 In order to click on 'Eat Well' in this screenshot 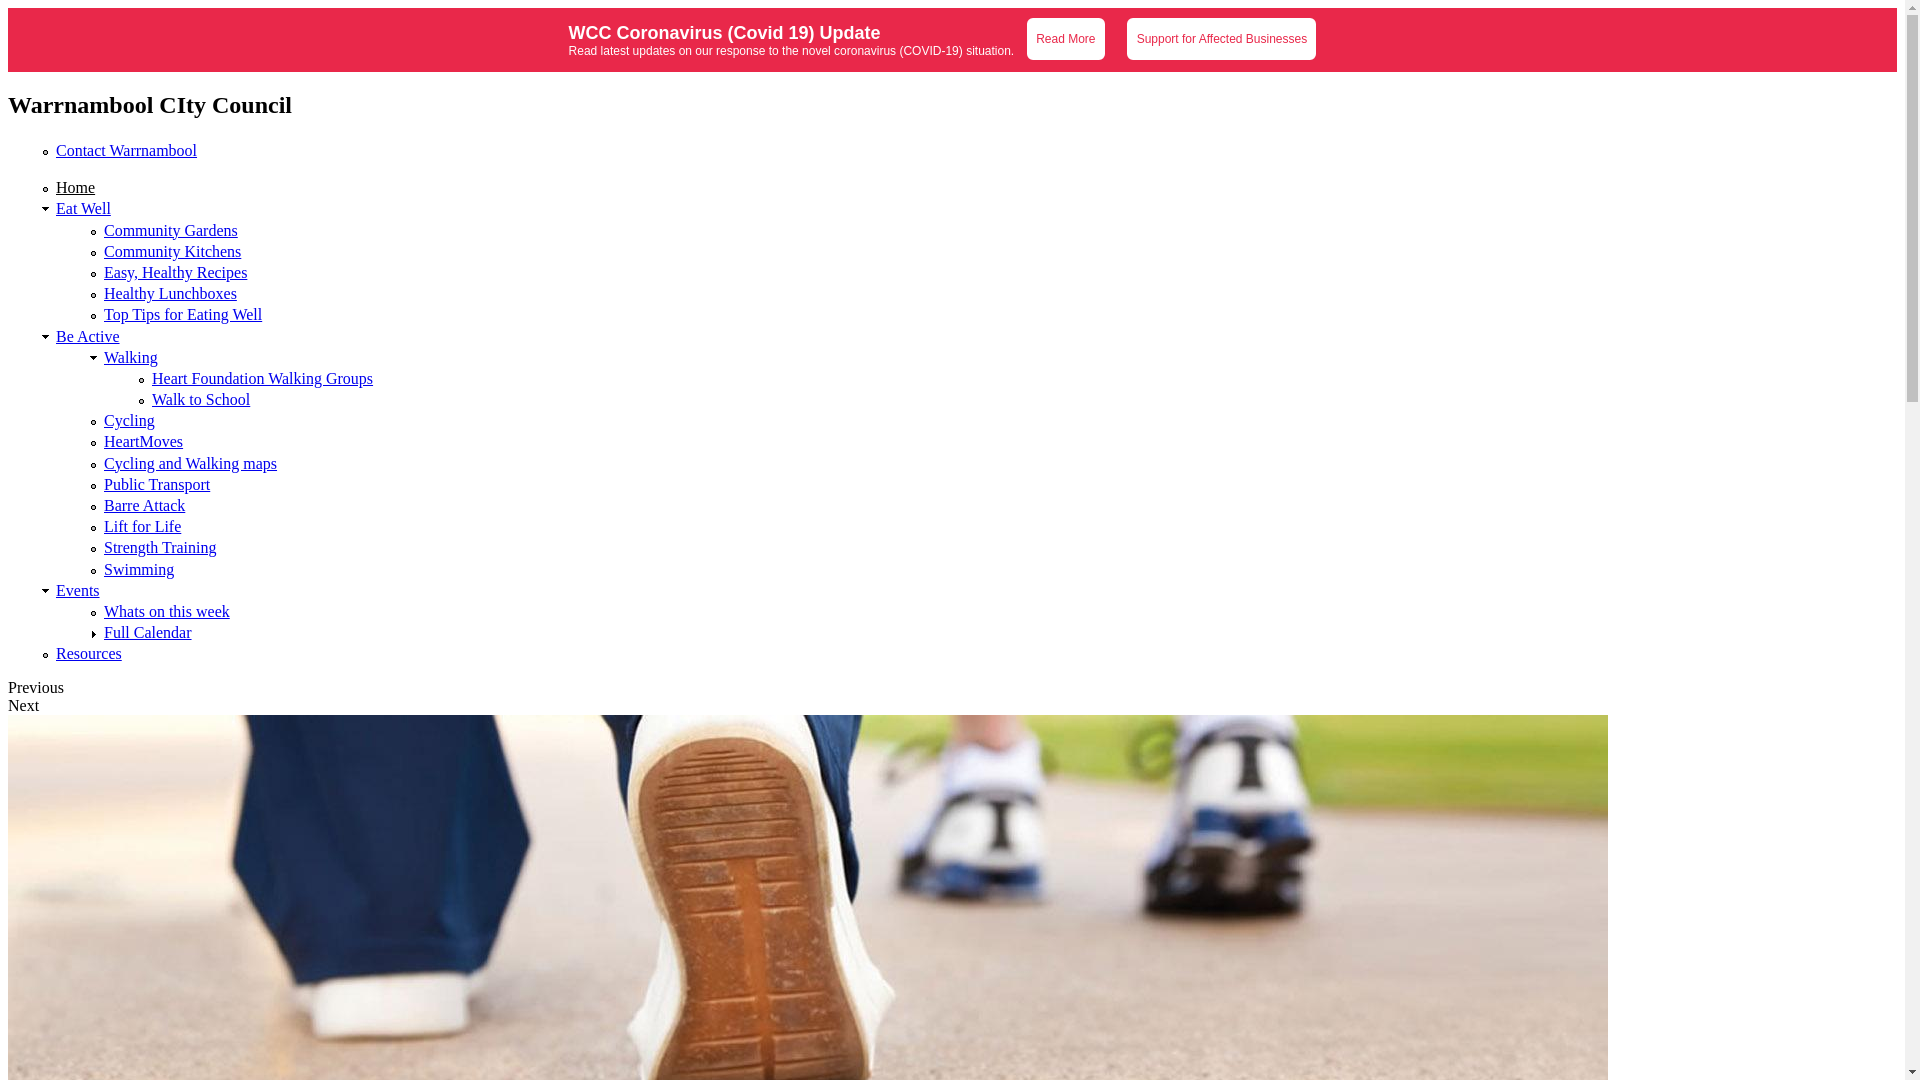, I will do `click(82, 208)`.